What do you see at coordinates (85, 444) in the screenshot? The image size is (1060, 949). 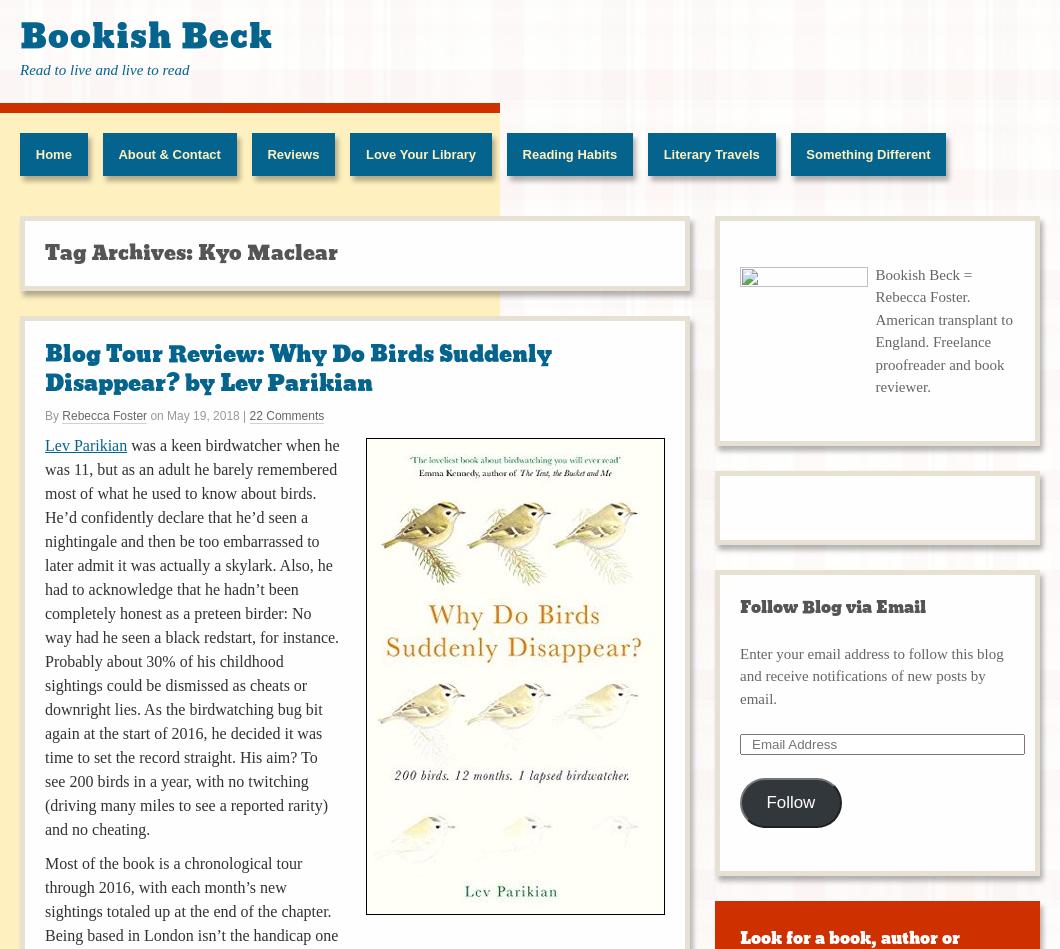 I see `'Lev Parikian'` at bounding box center [85, 444].